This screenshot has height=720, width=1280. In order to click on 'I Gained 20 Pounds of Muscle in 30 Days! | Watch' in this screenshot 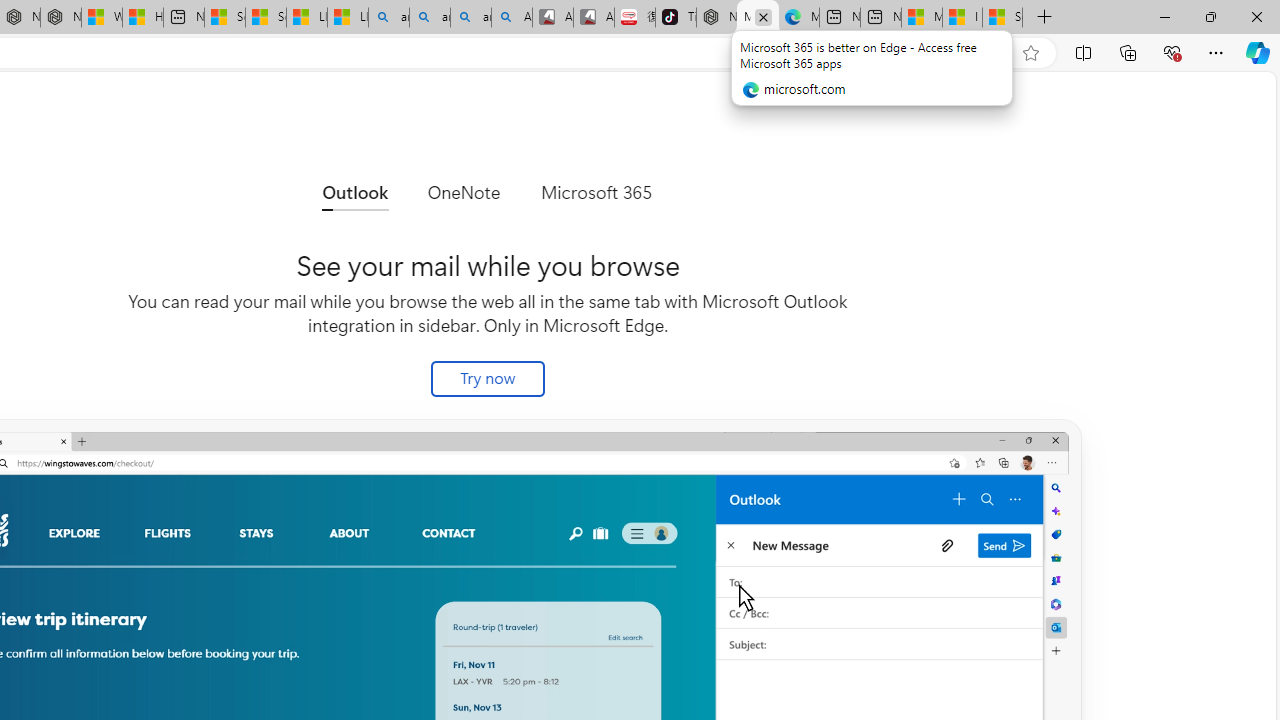, I will do `click(962, 17)`.